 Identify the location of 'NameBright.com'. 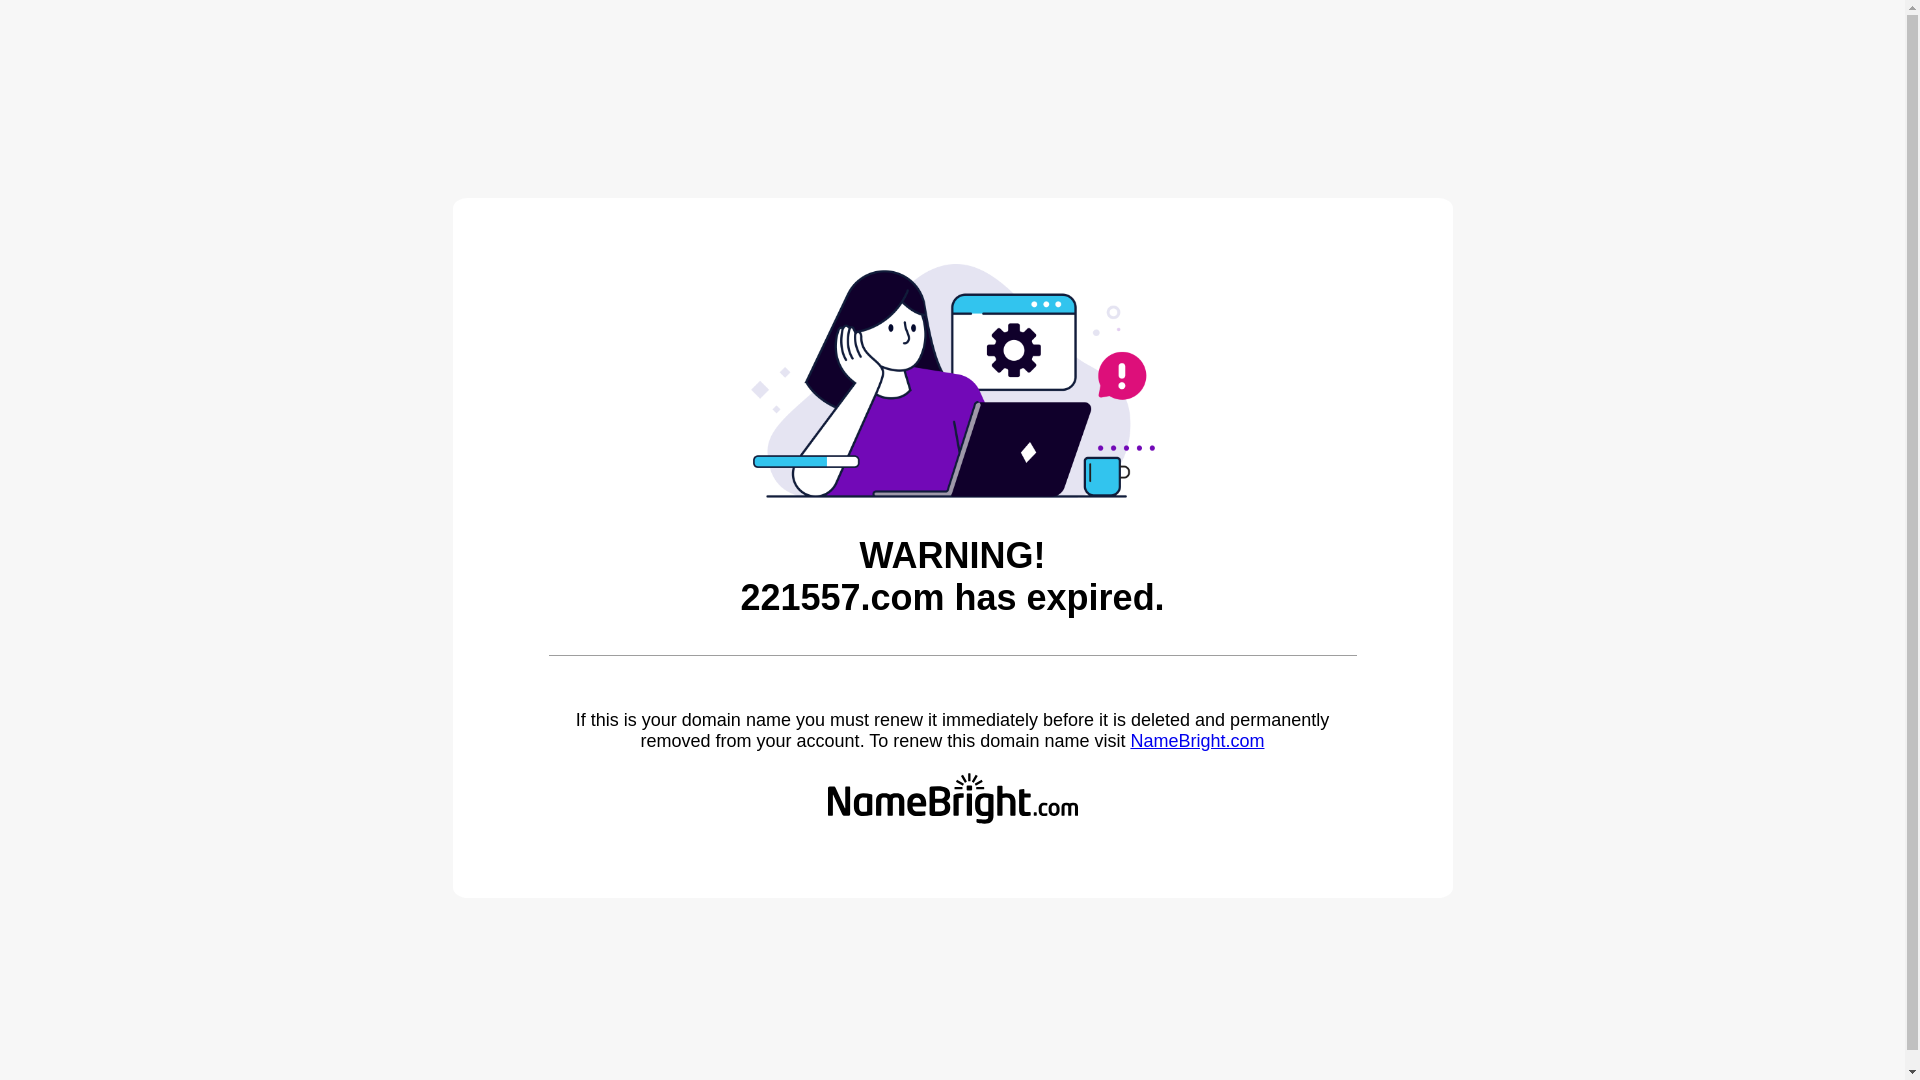
(1196, 740).